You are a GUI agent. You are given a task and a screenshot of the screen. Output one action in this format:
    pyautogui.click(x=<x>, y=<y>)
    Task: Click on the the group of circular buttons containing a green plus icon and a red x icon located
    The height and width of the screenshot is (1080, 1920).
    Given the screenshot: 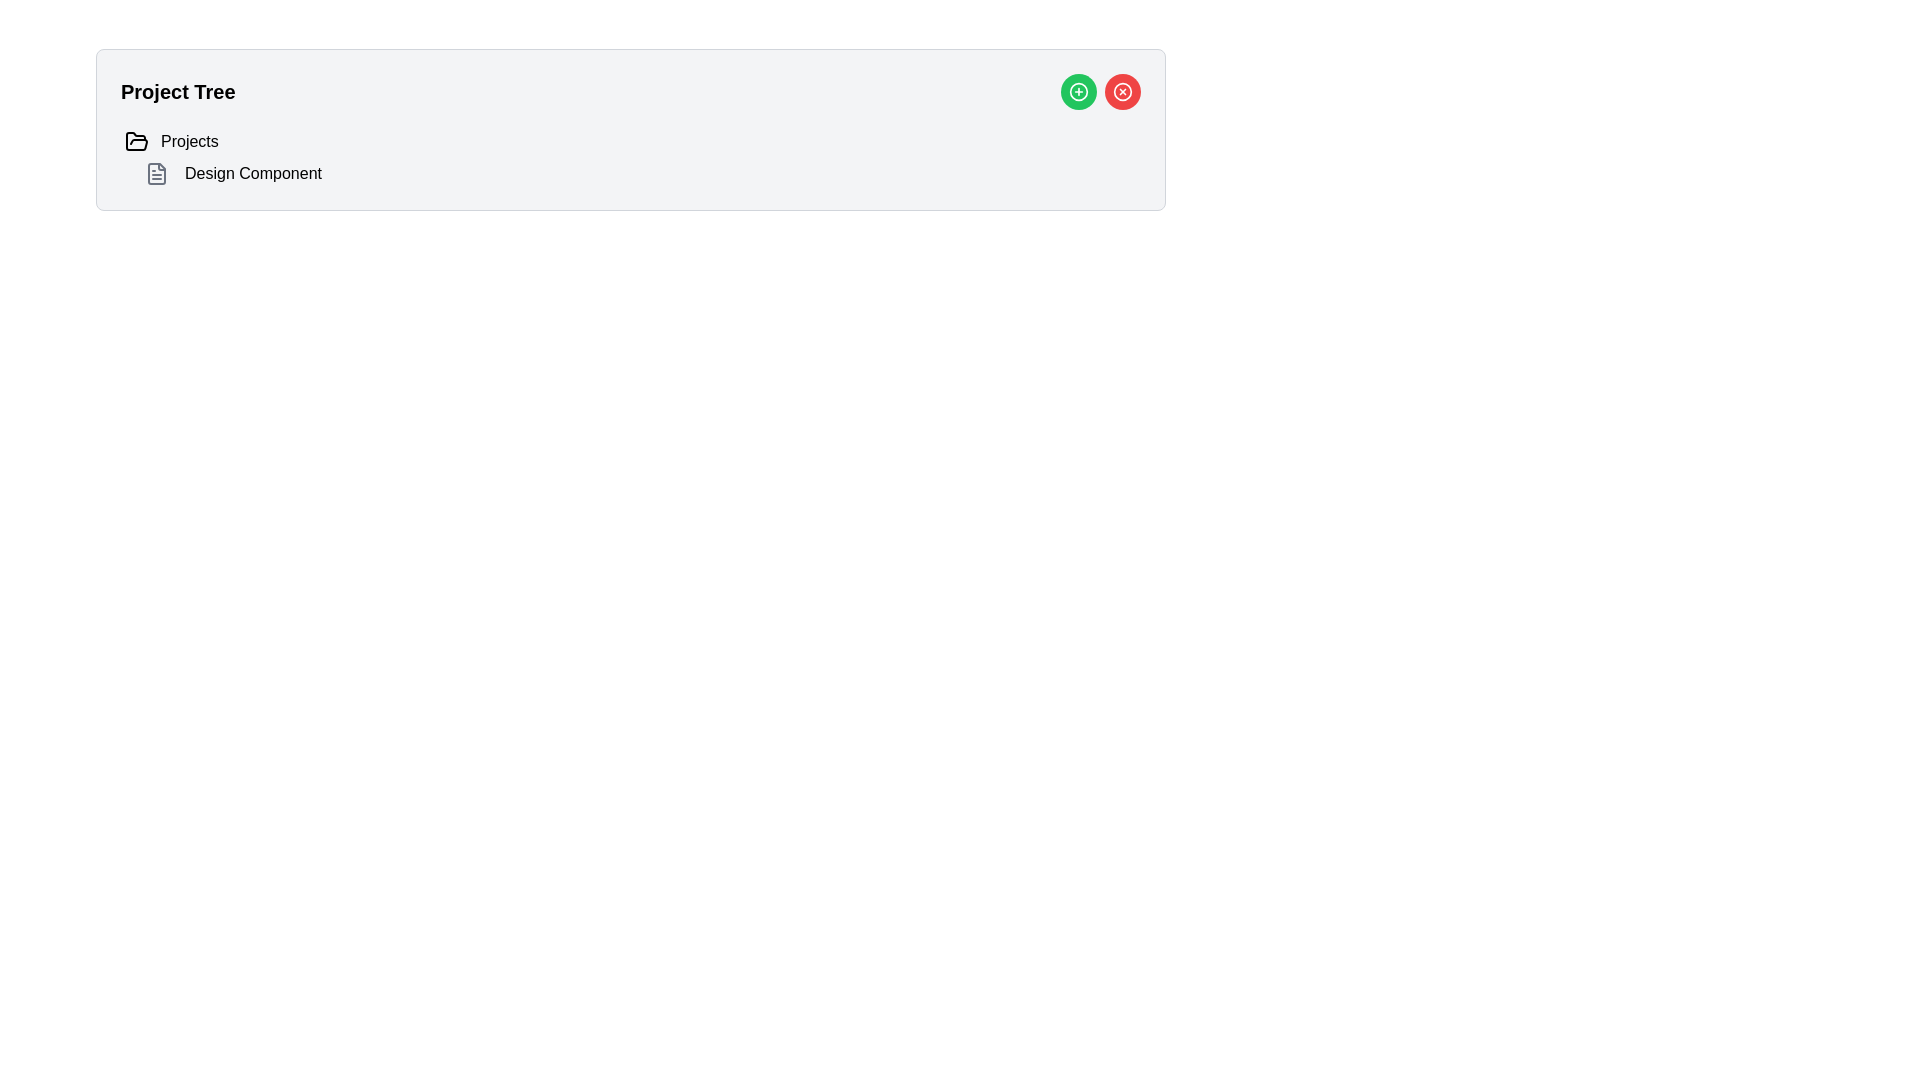 What is the action you would take?
    pyautogui.click(x=1099, y=92)
    